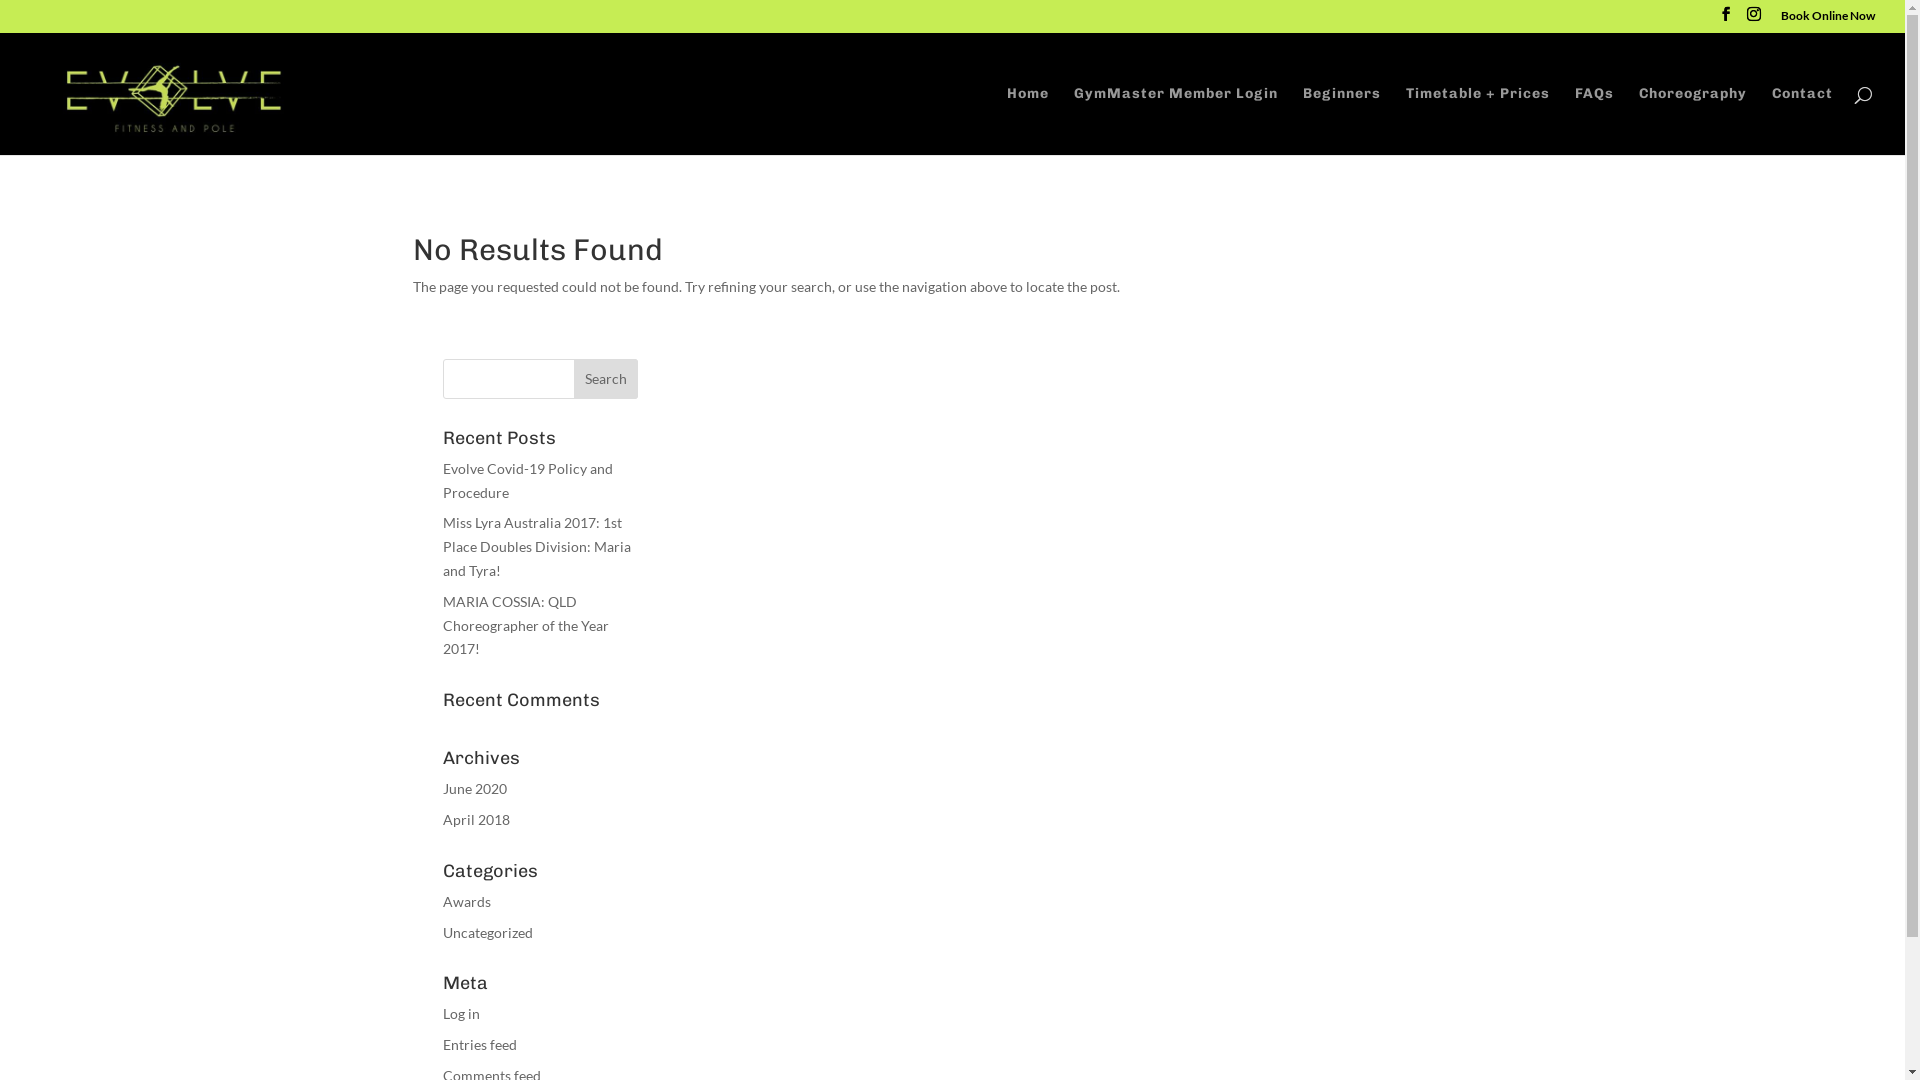 This screenshot has height=1080, width=1920. Describe the element at coordinates (1692, 119) in the screenshot. I see `'Choreography'` at that location.